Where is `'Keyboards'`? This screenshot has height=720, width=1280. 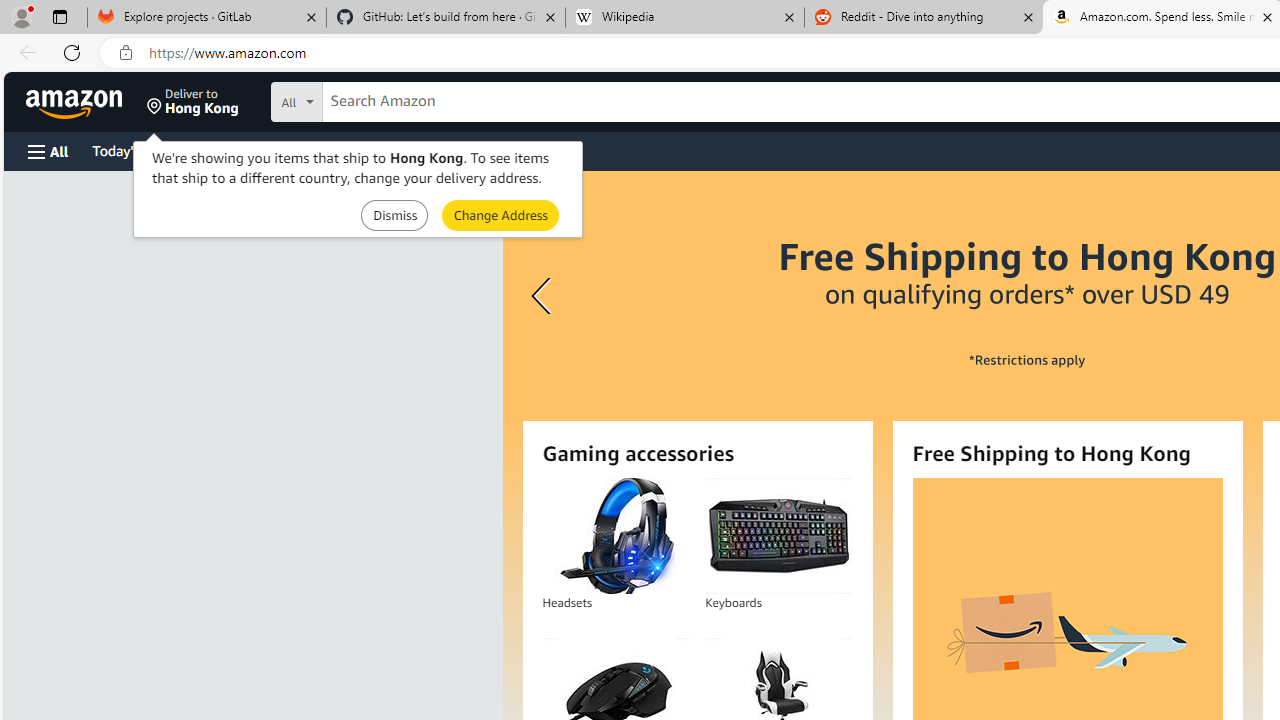 'Keyboards' is located at coordinates (777, 535).